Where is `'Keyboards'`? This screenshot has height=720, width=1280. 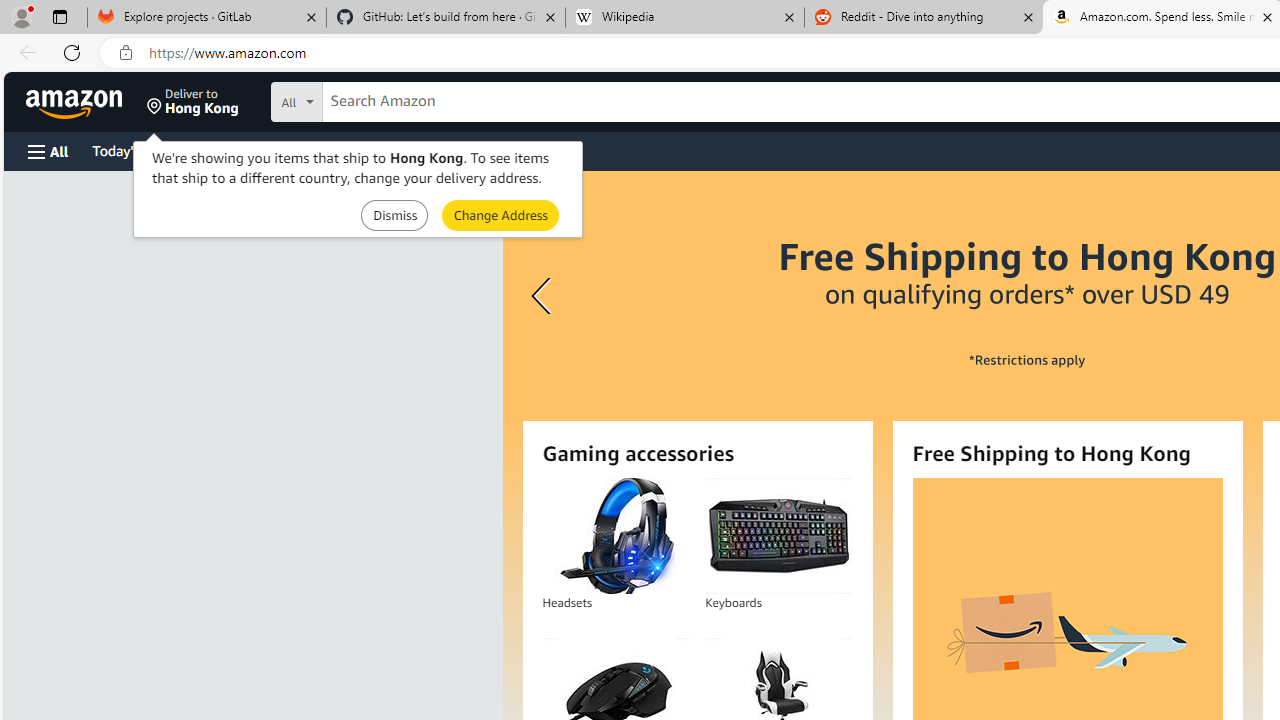 'Keyboards' is located at coordinates (777, 535).